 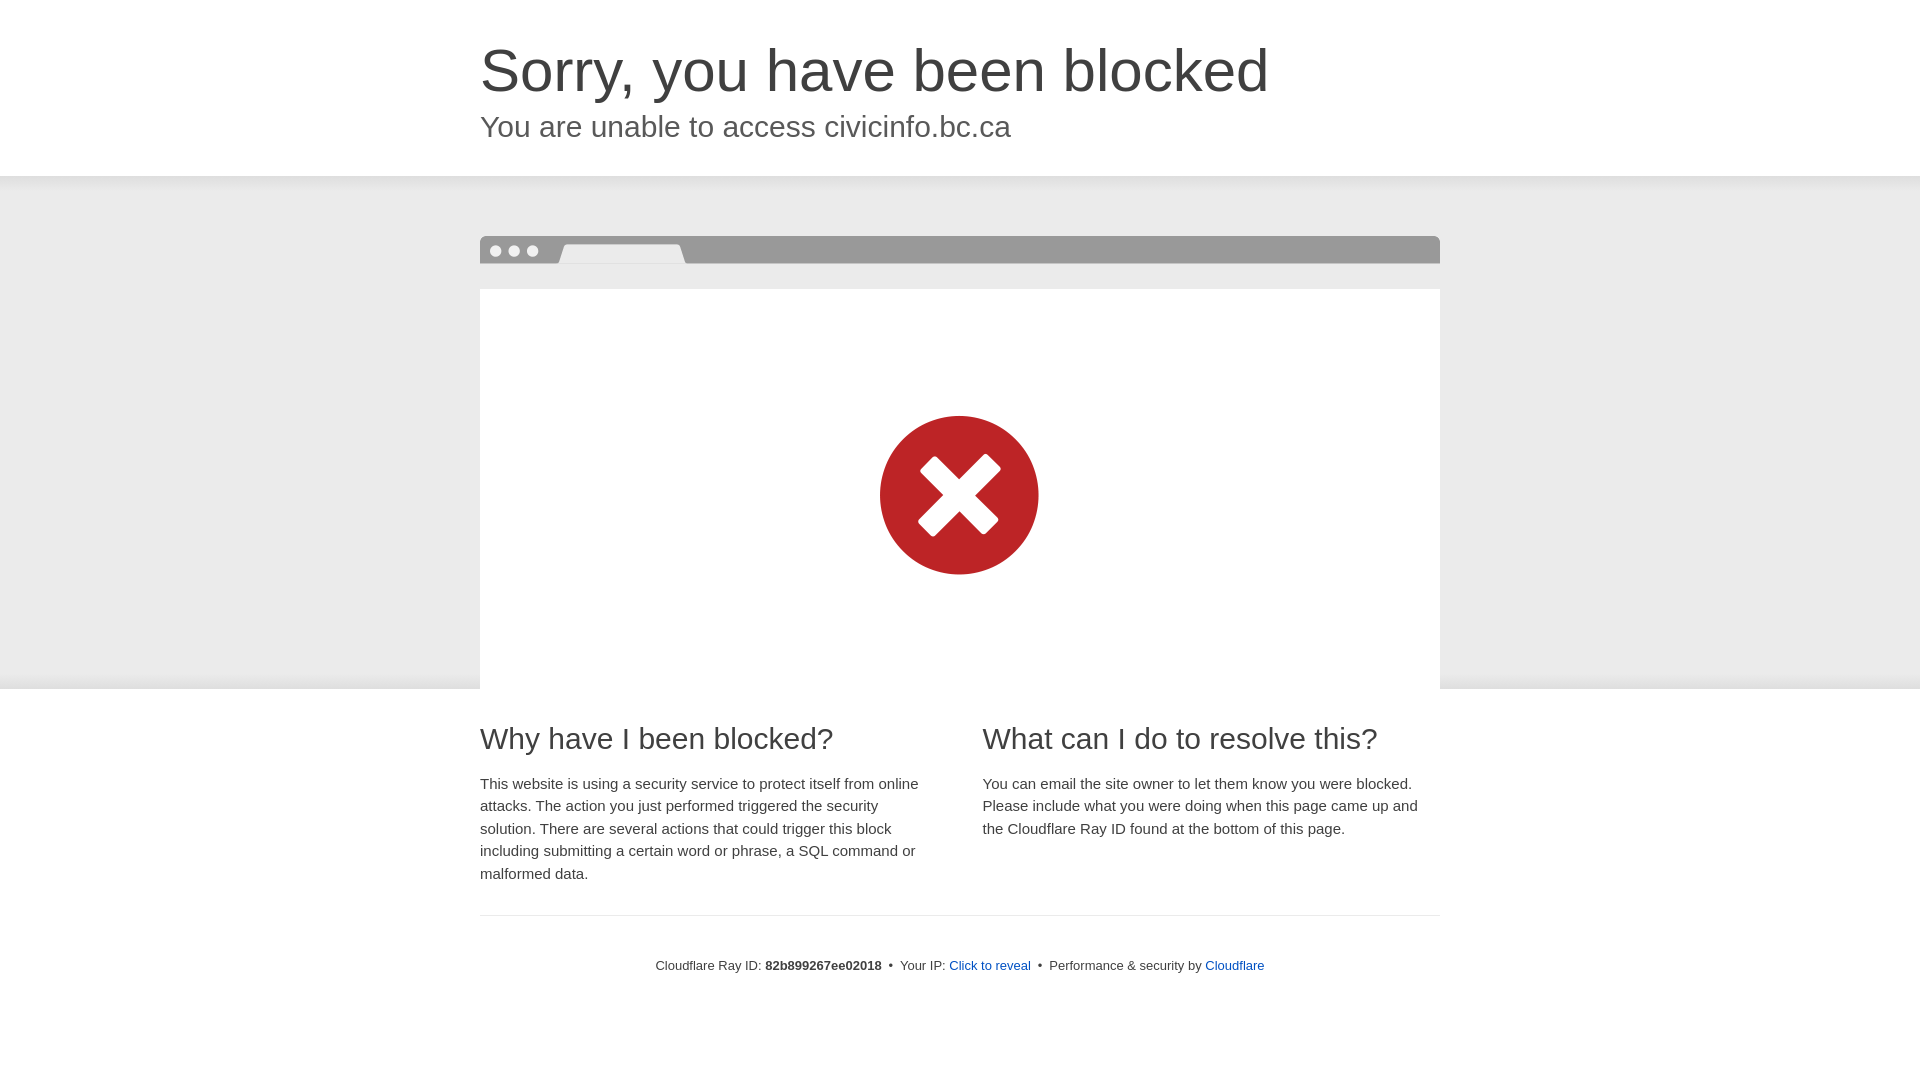 What do you see at coordinates (989, 964) in the screenshot?
I see `'Click to reveal'` at bounding box center [989, 964].